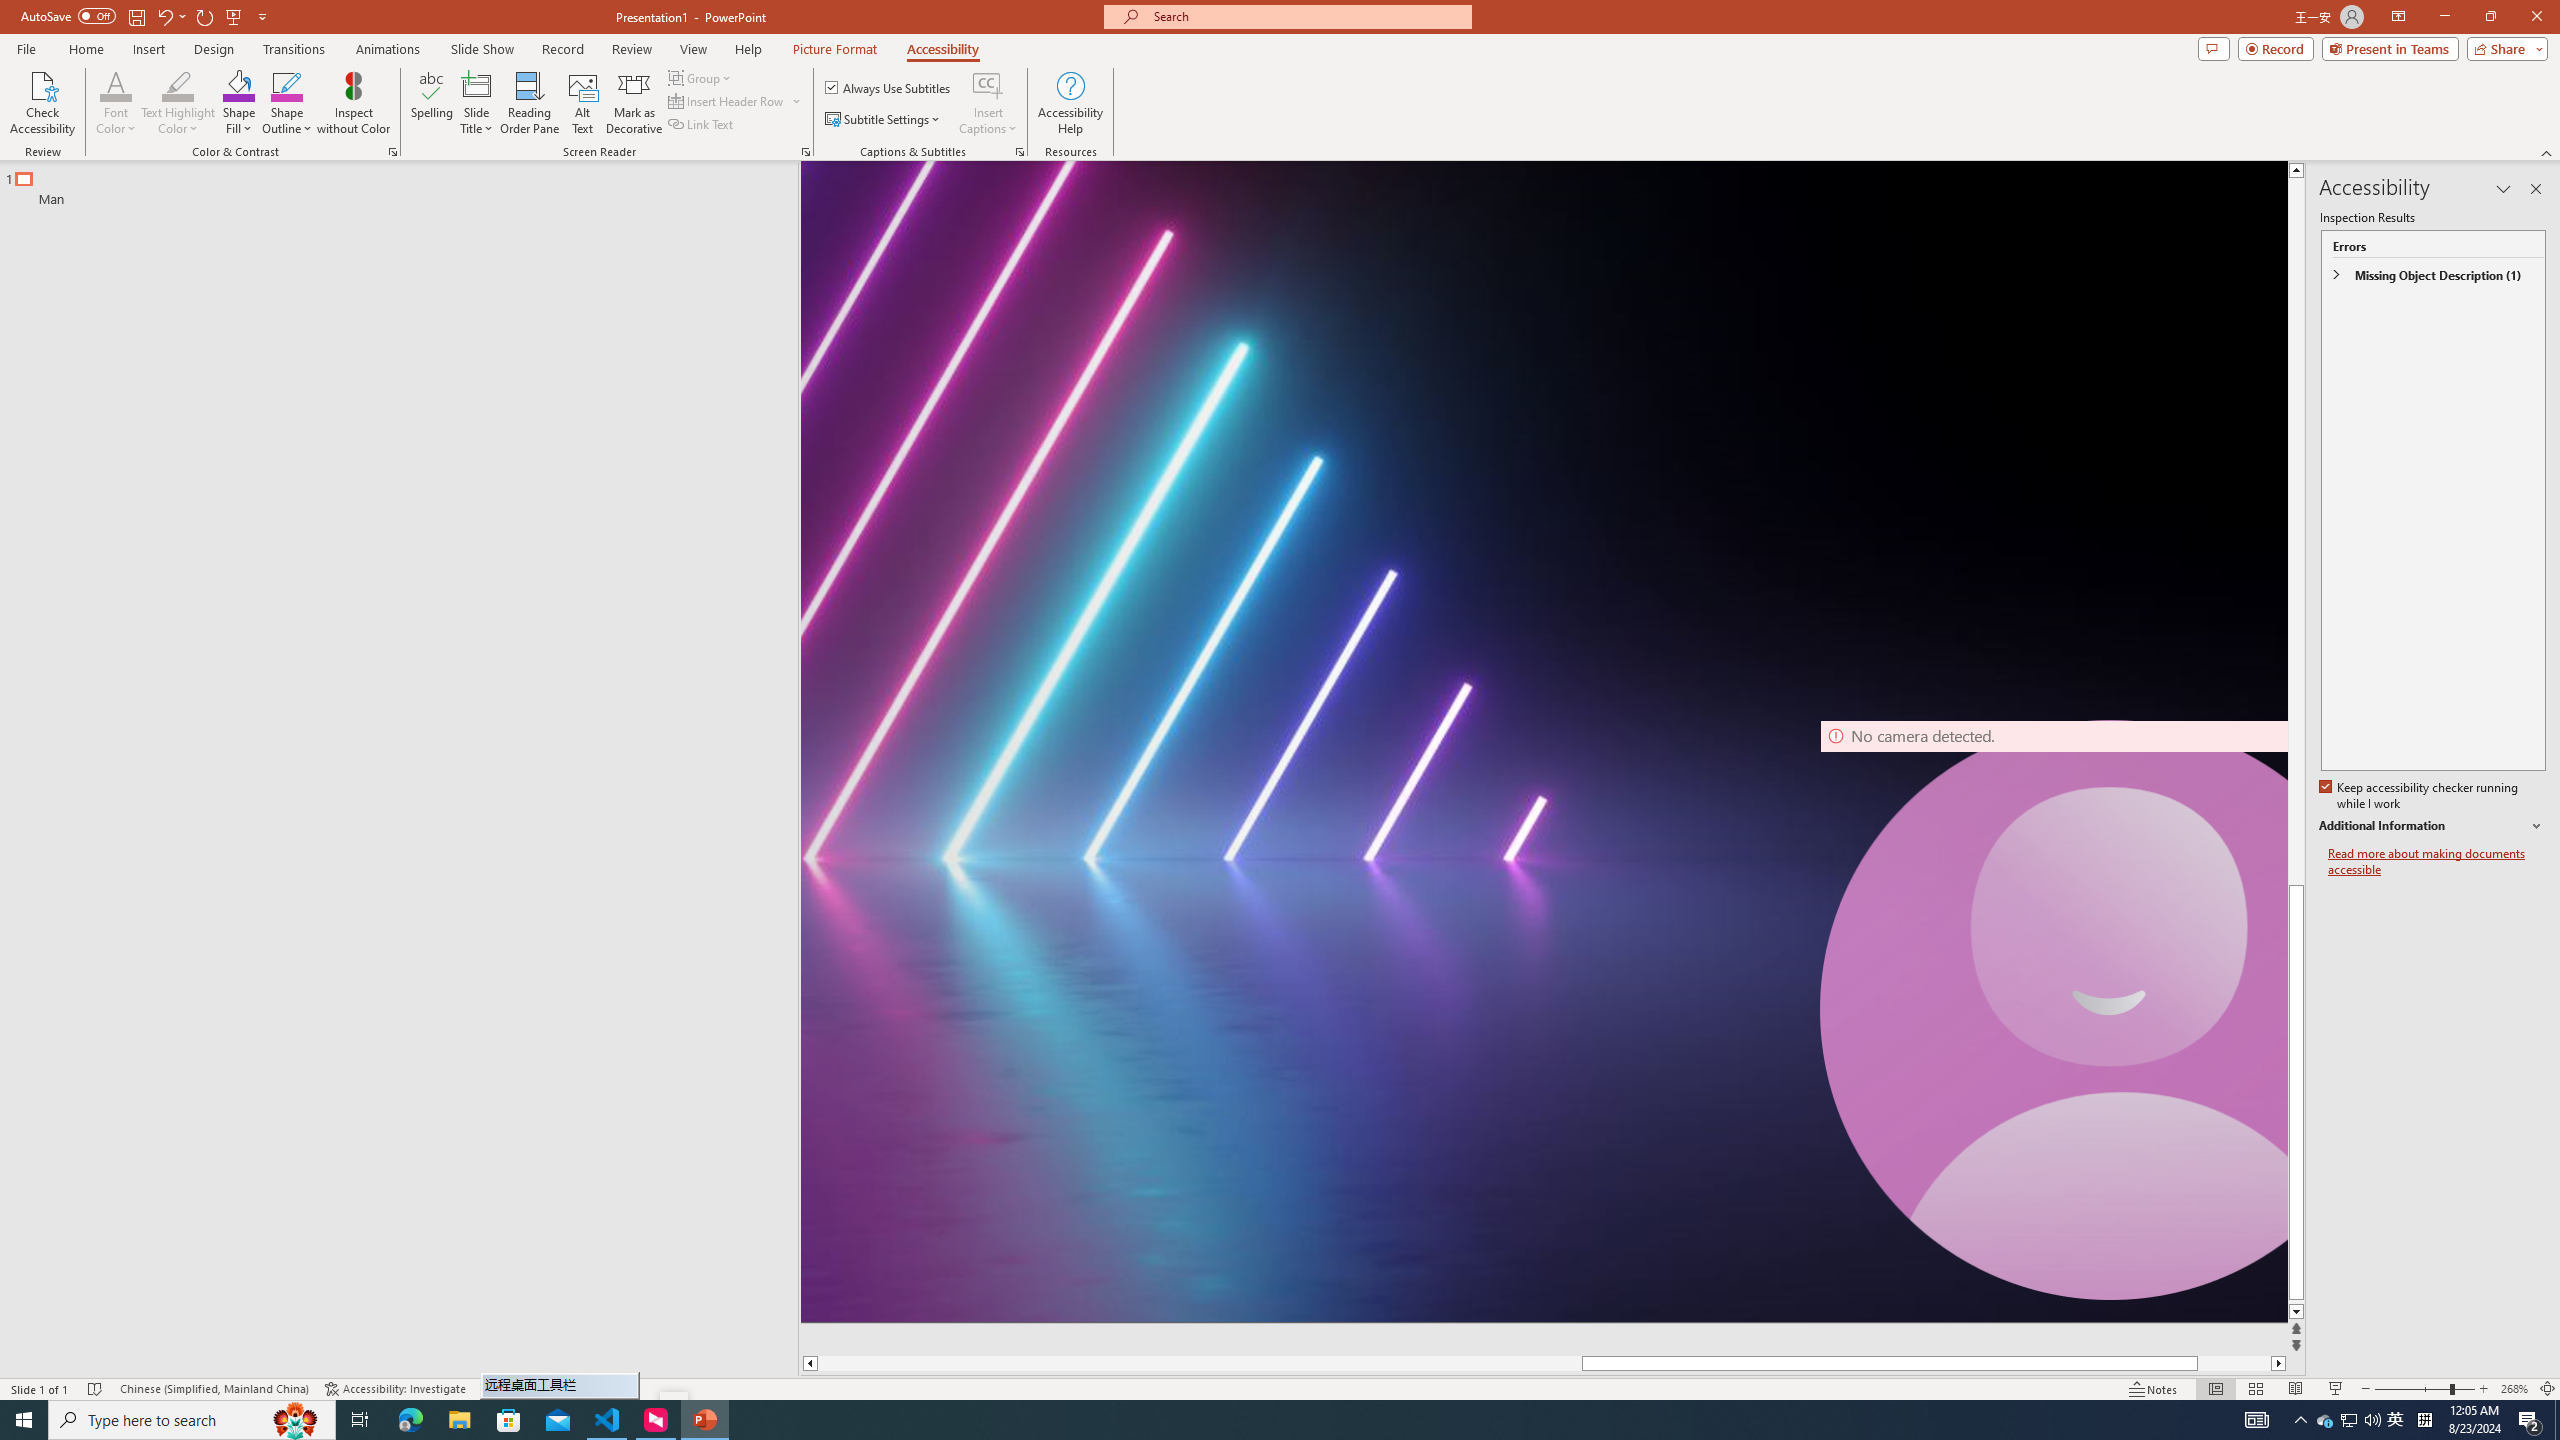 This screenshot has width=2560, height=1440. I want to click on 'Transitions', so click(293, 49).